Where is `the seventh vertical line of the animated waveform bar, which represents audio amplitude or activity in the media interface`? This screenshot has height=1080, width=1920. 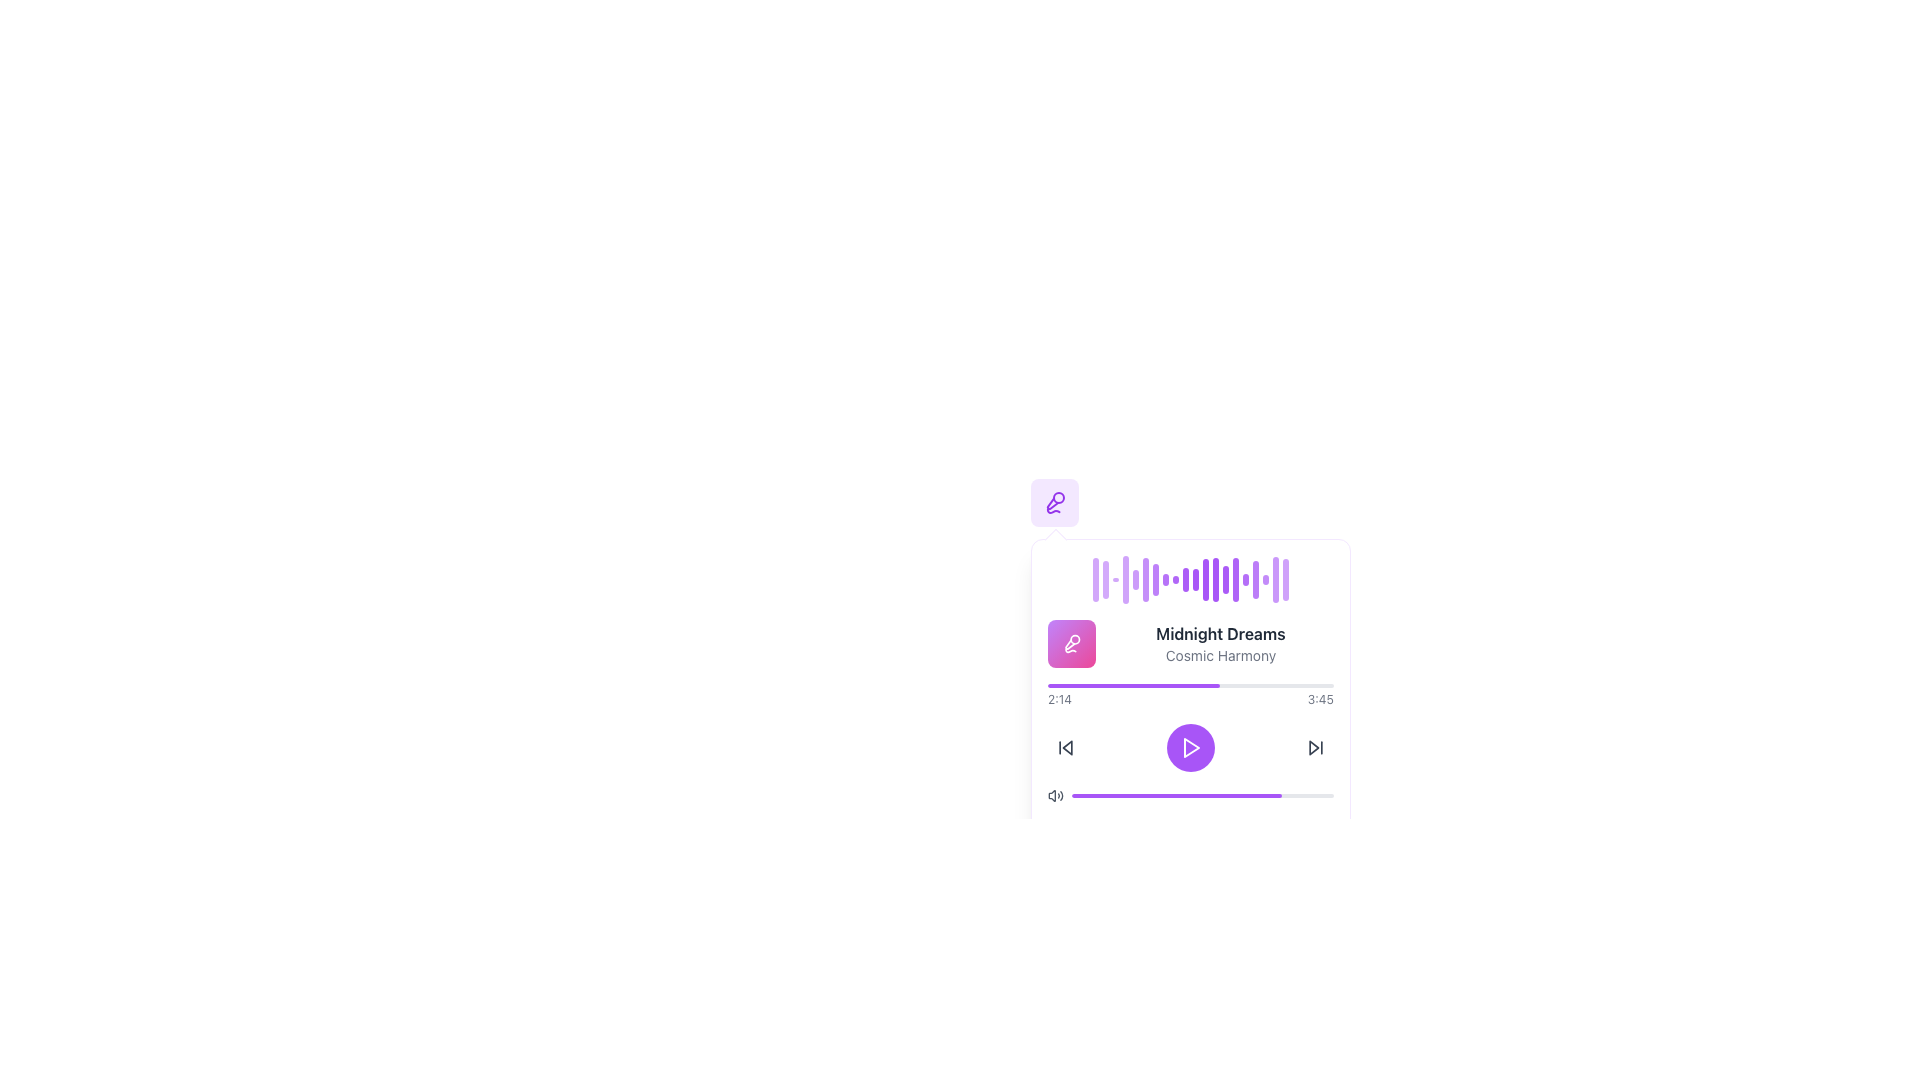
the seventh vertical line of the animated waveform bar, which represents audio amplitude or activity in the media interface is located at coordinates (1156, 579).